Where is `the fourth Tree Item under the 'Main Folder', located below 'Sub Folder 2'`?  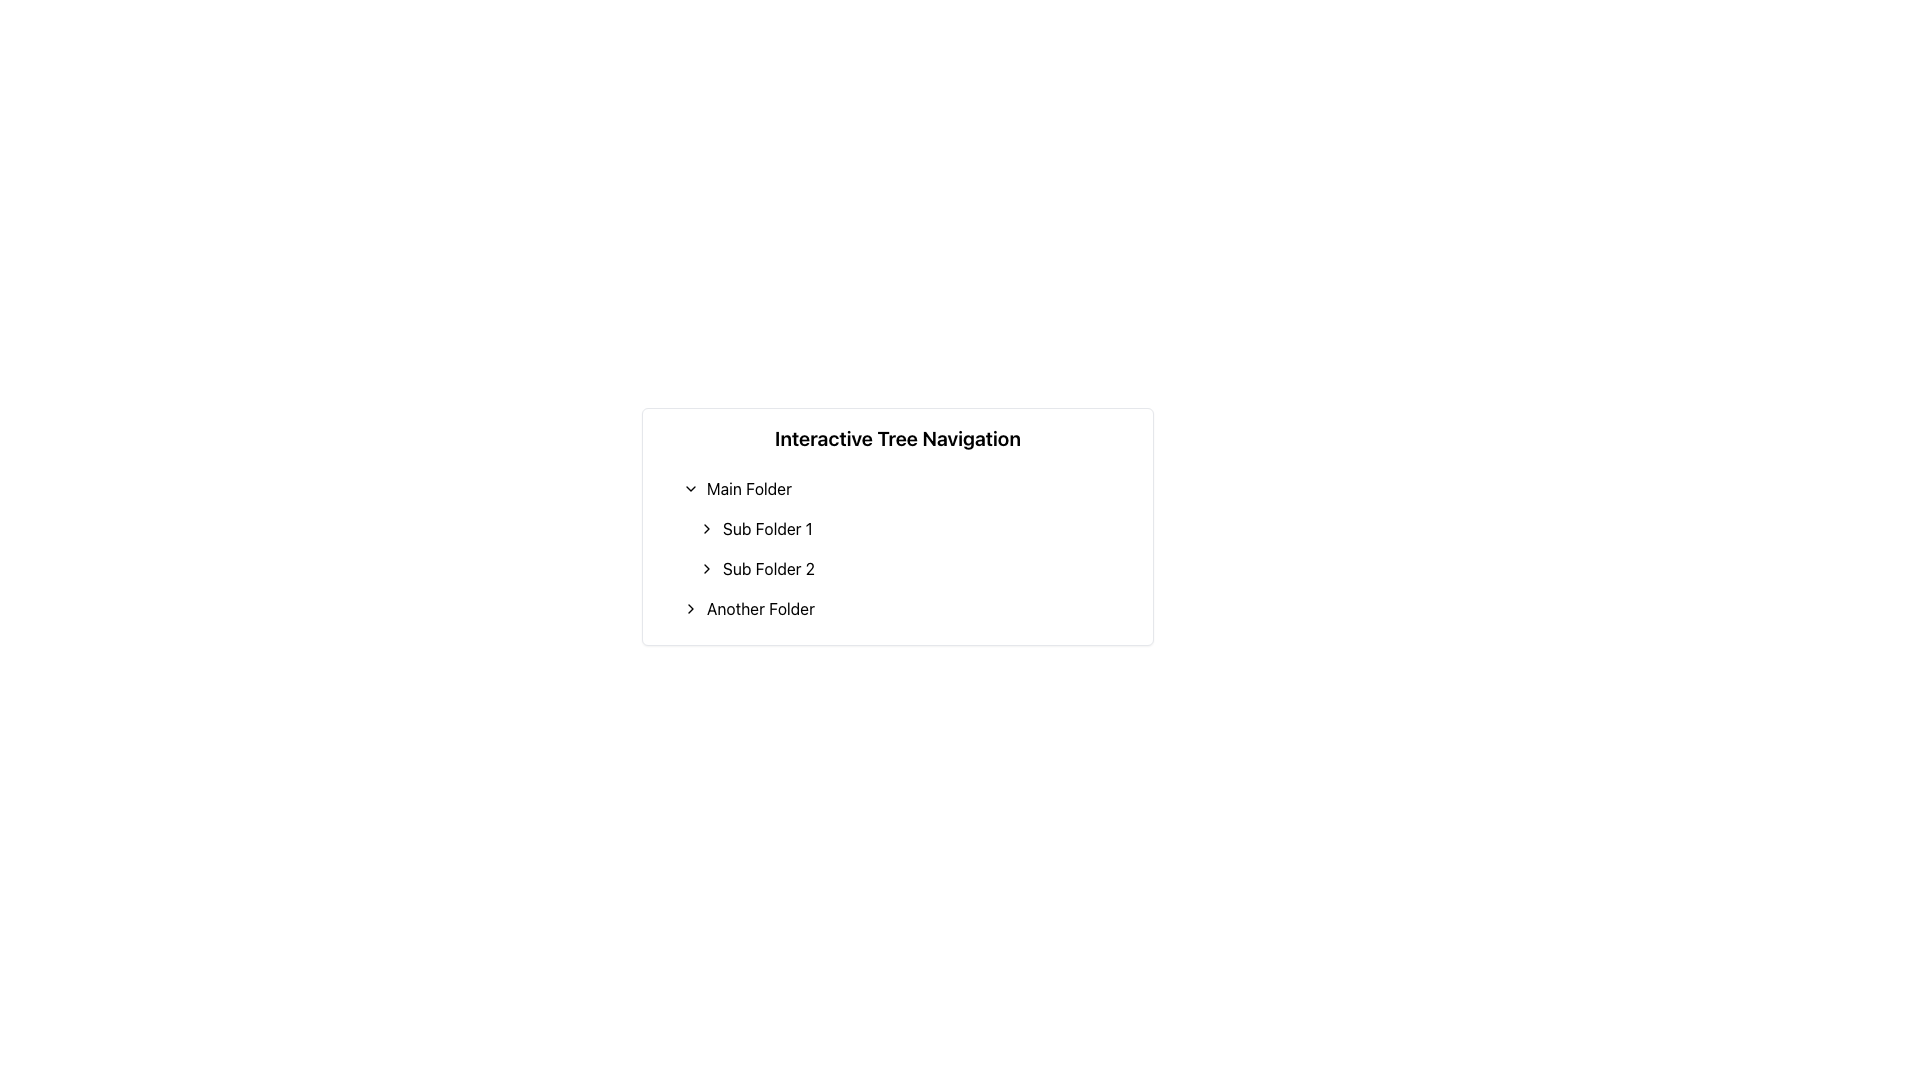
the fourth Tree Item under the 'Main Folder', located below 'Sub Folder 2' is located at coordinates (905, 608).